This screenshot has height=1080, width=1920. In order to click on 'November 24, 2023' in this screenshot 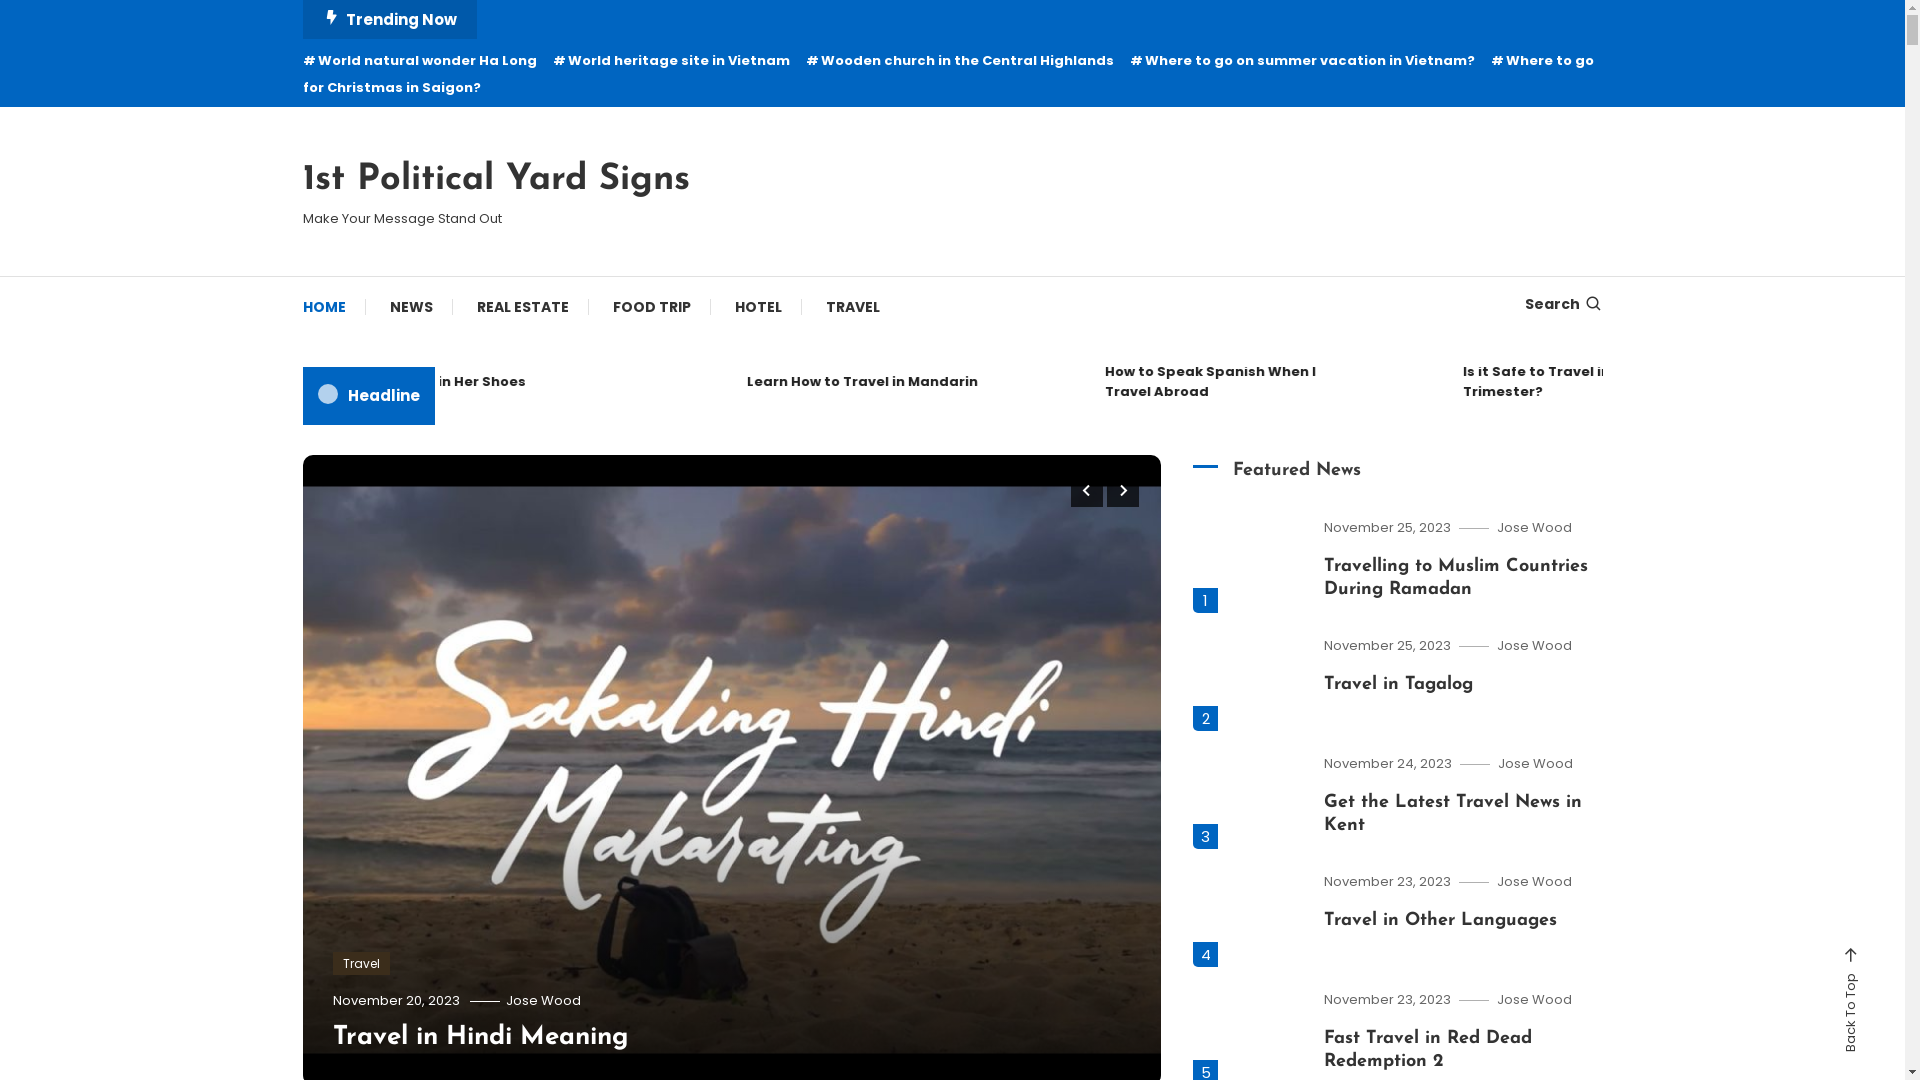, I will do `click(1386, 763)`.